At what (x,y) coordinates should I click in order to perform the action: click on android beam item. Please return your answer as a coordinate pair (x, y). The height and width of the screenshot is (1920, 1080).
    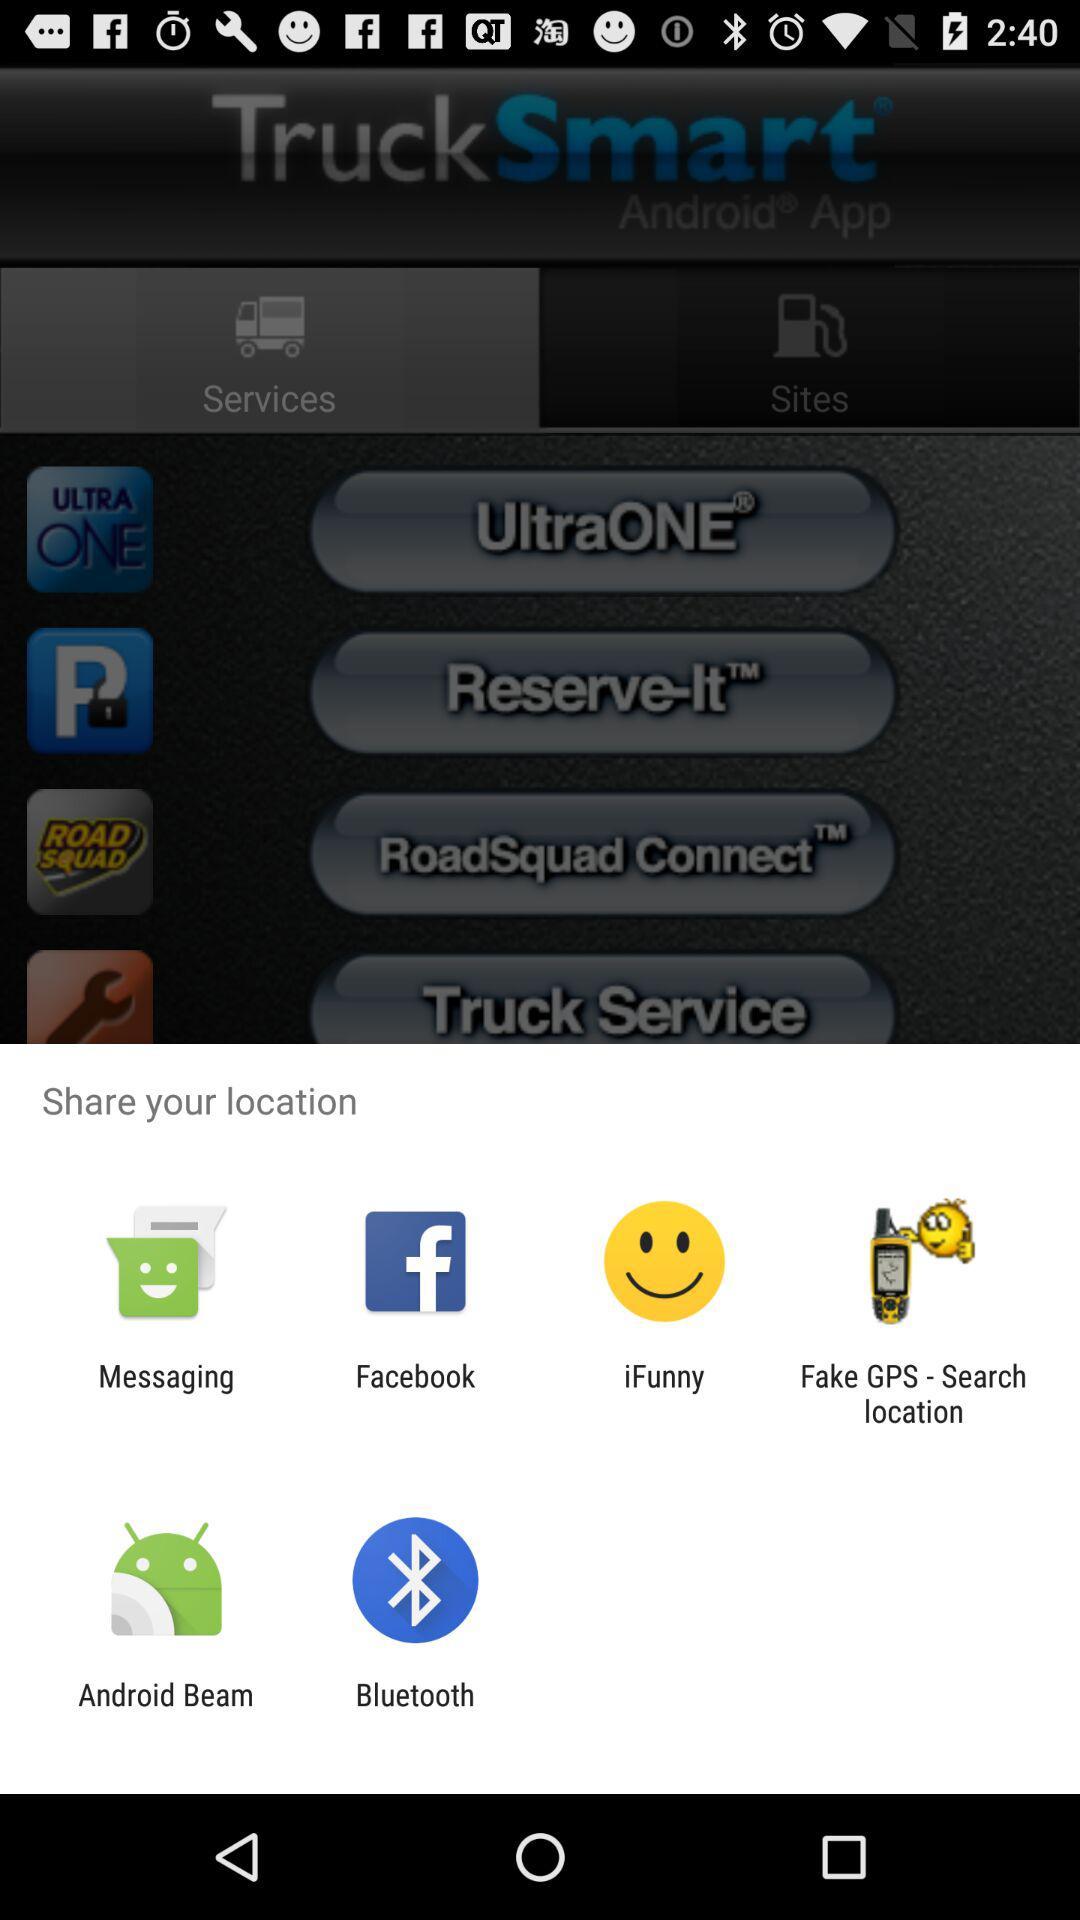
    Looking at the image, I should click on (165, 1711).